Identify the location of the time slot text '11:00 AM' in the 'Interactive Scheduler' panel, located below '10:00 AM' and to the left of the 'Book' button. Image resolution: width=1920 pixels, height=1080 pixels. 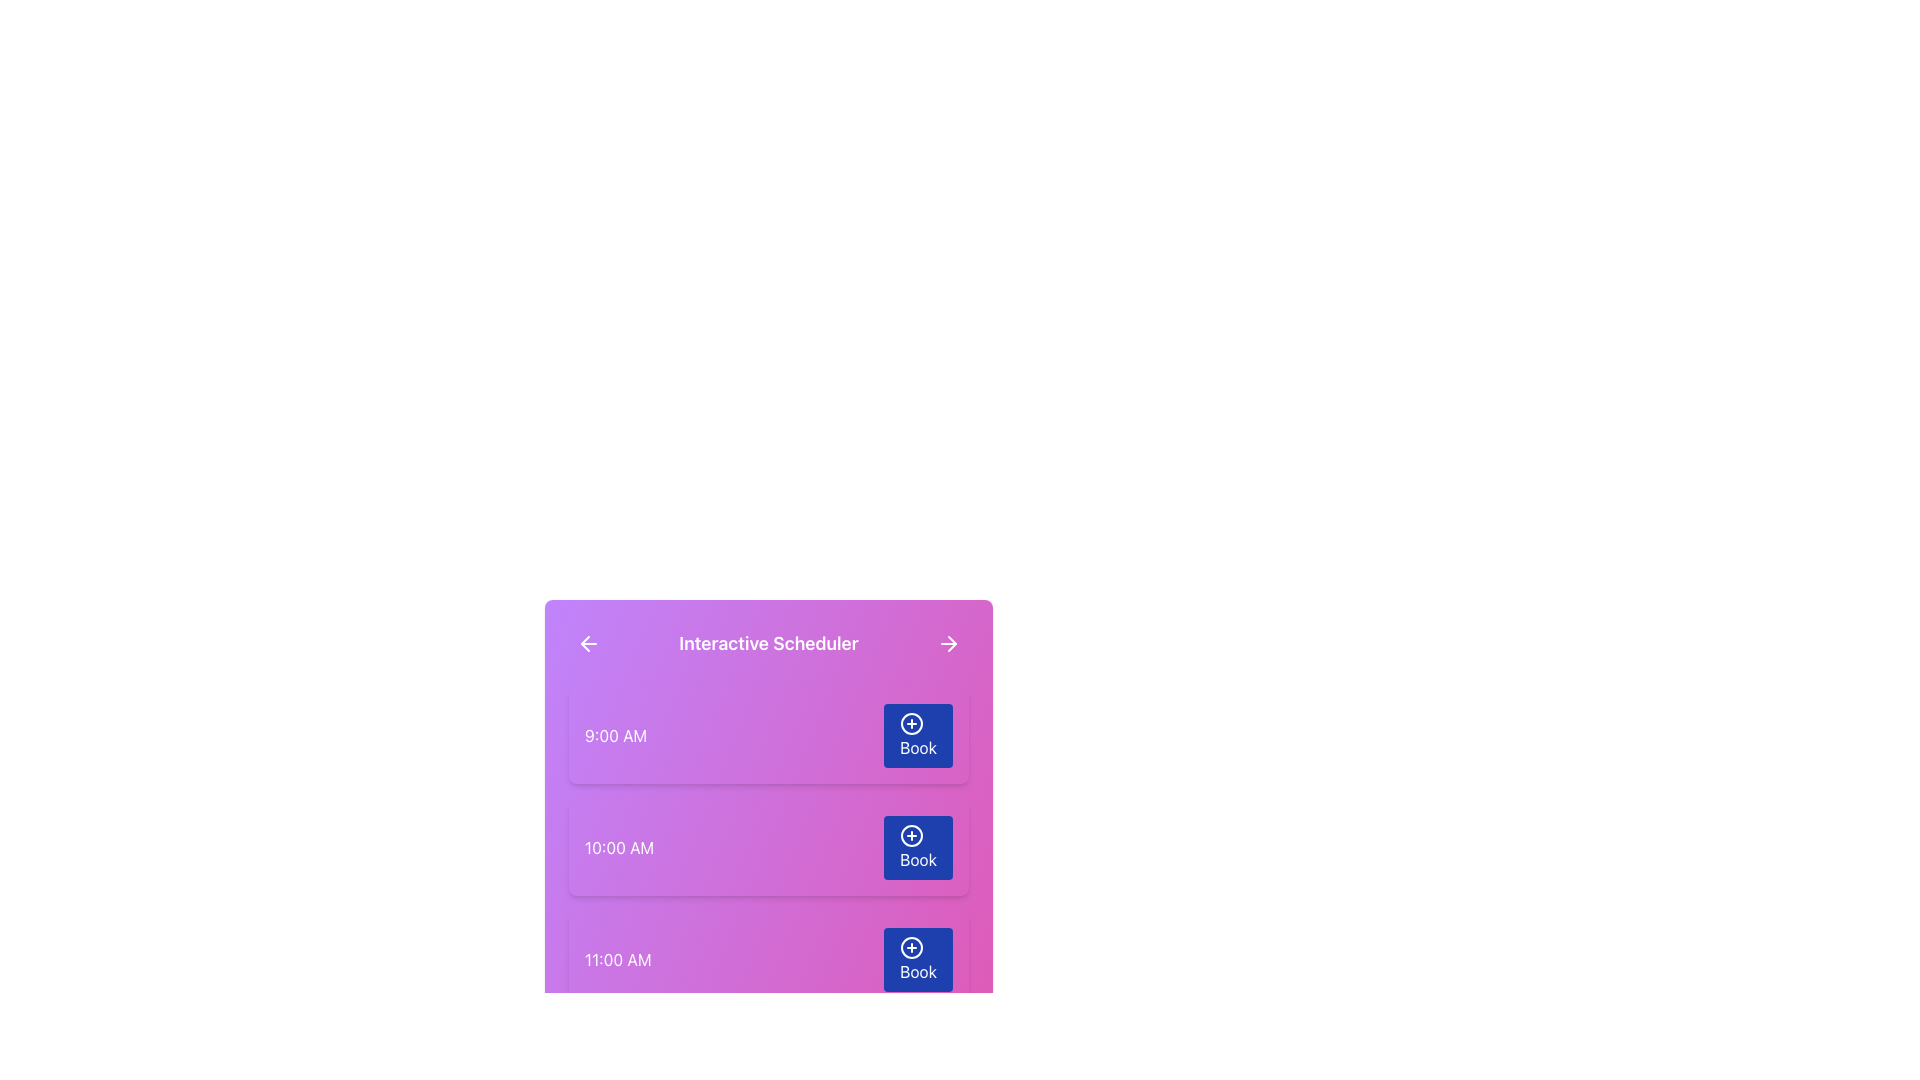
(617, 959).